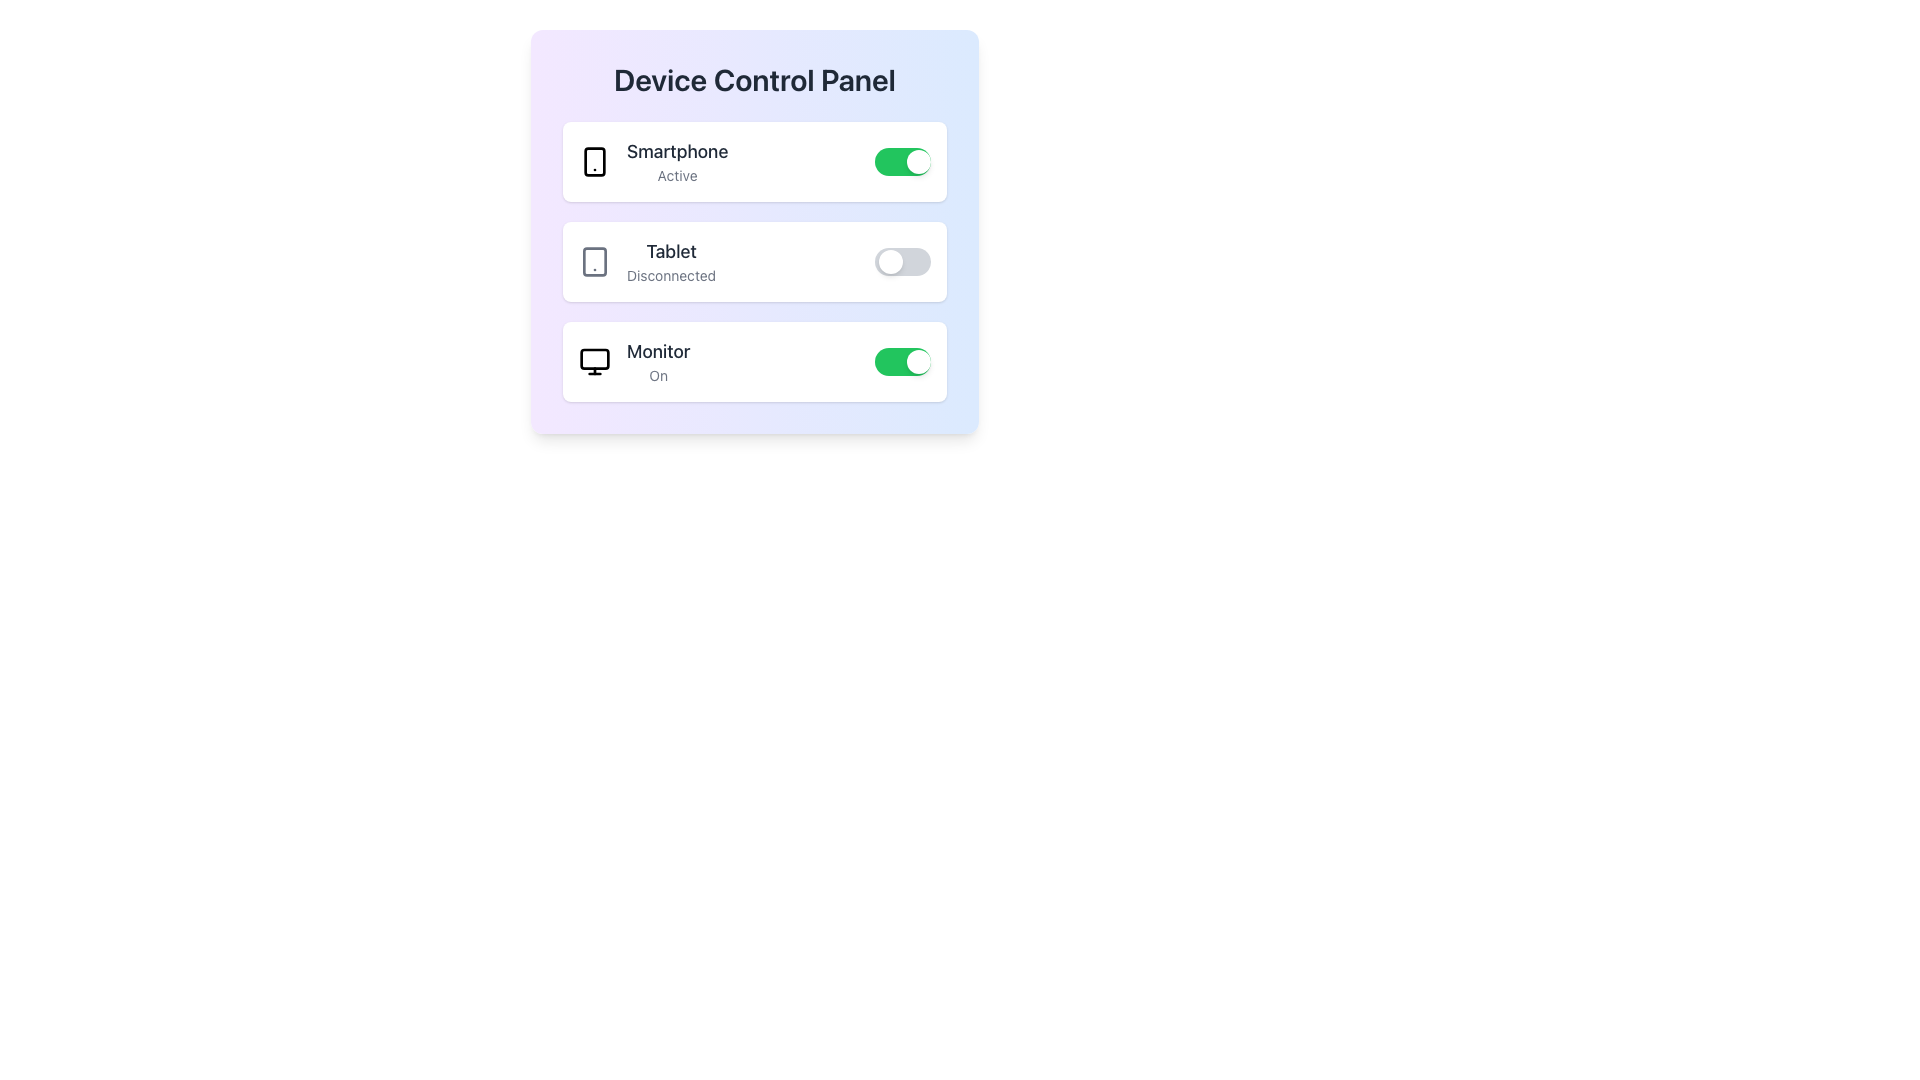  What do you see at coordinates (901, 362) in the screenshot?
I see `the toggle switch with a rounded green background and a white circular knob, located in the bottom section of the 'Device Control Panel'` at bounding box center [901, 362].